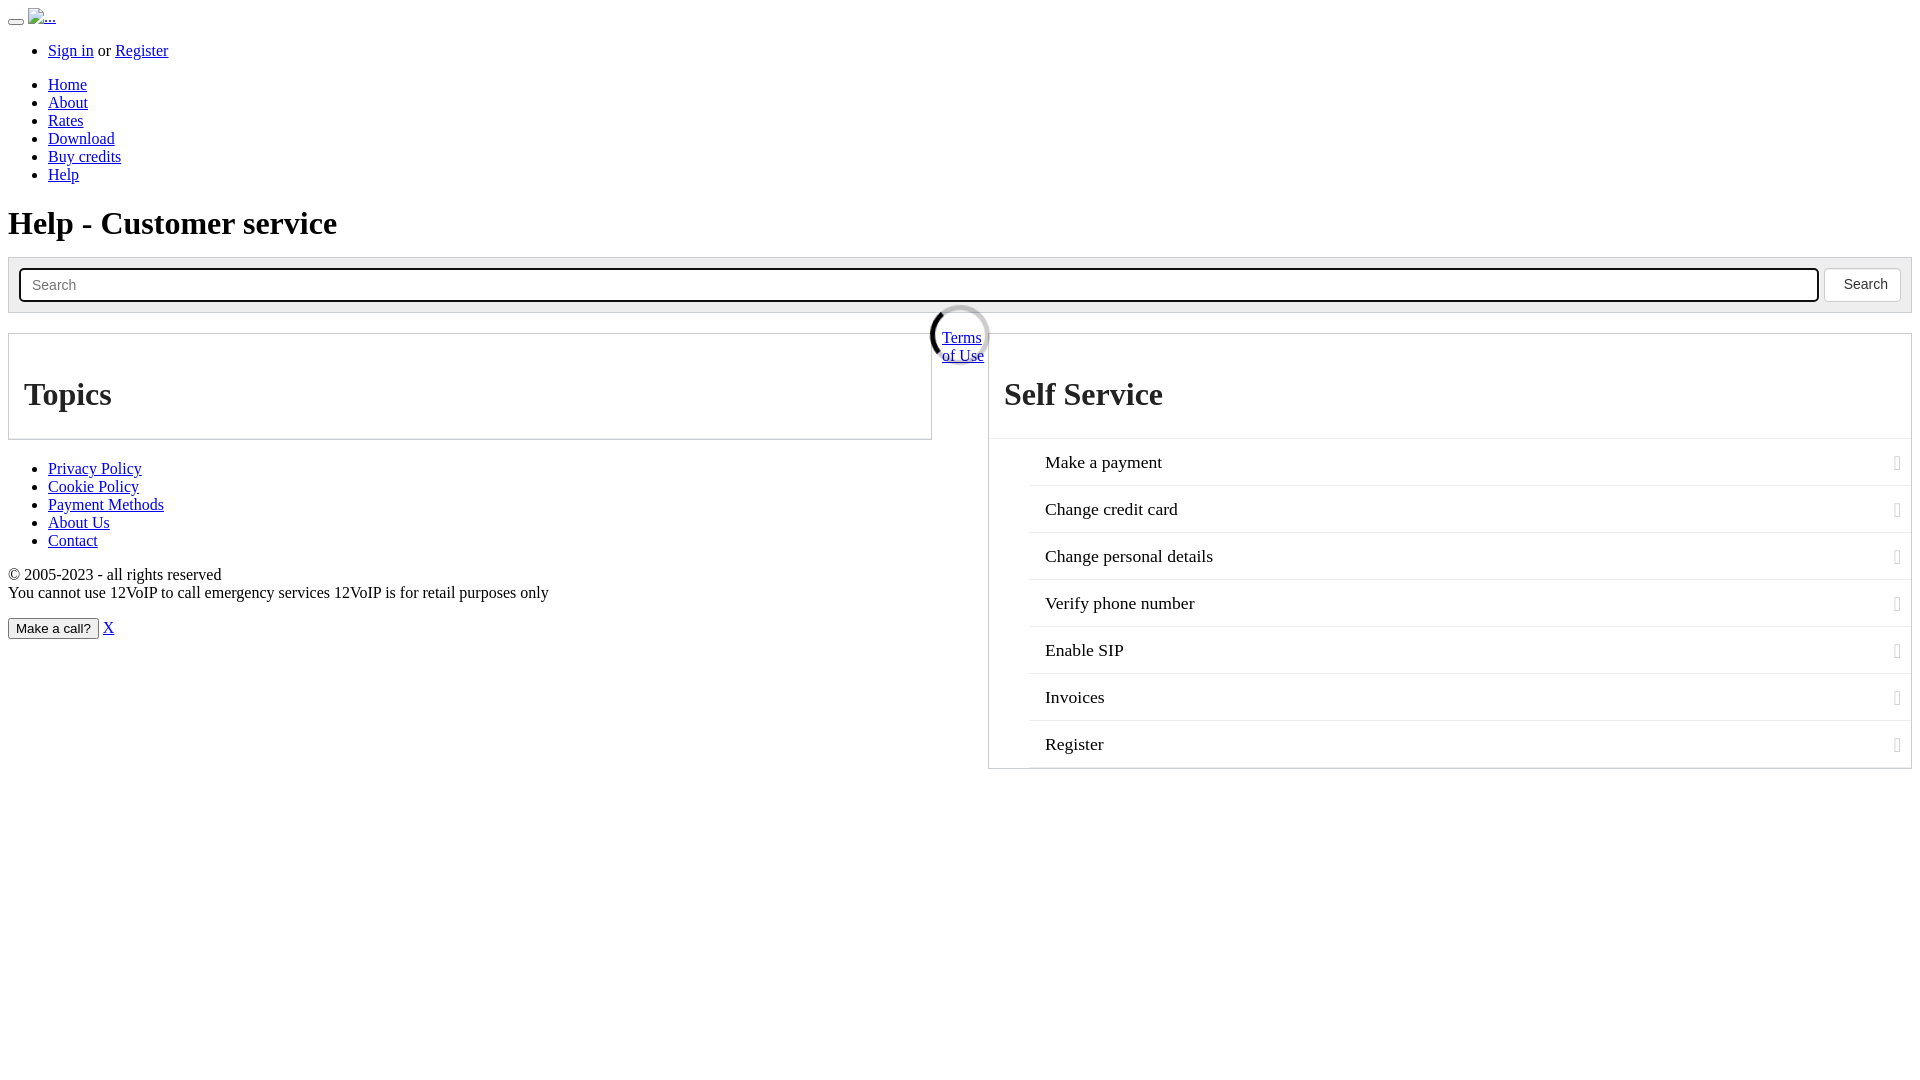  I want to click on 'Search', so click(1861, 285).